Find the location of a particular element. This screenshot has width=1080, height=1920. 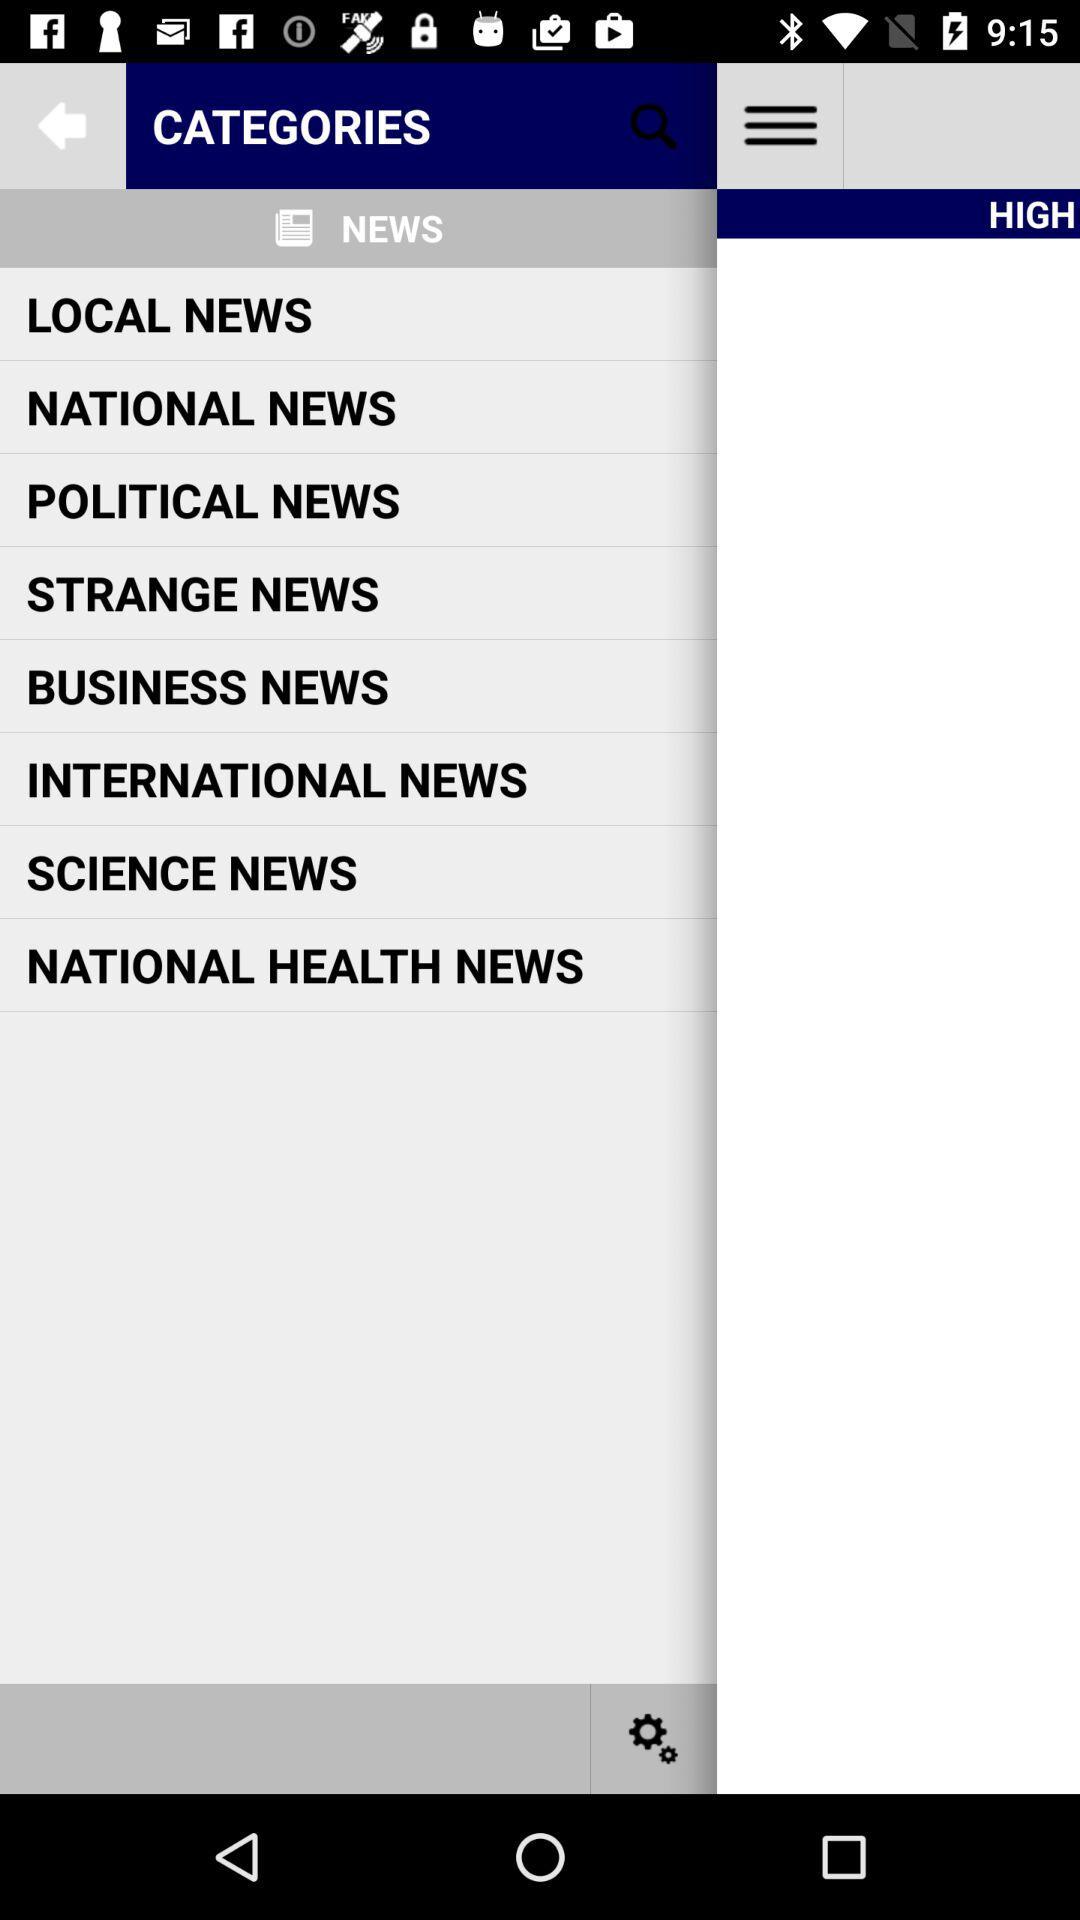

zoom in is located at coordinates (654, 124).